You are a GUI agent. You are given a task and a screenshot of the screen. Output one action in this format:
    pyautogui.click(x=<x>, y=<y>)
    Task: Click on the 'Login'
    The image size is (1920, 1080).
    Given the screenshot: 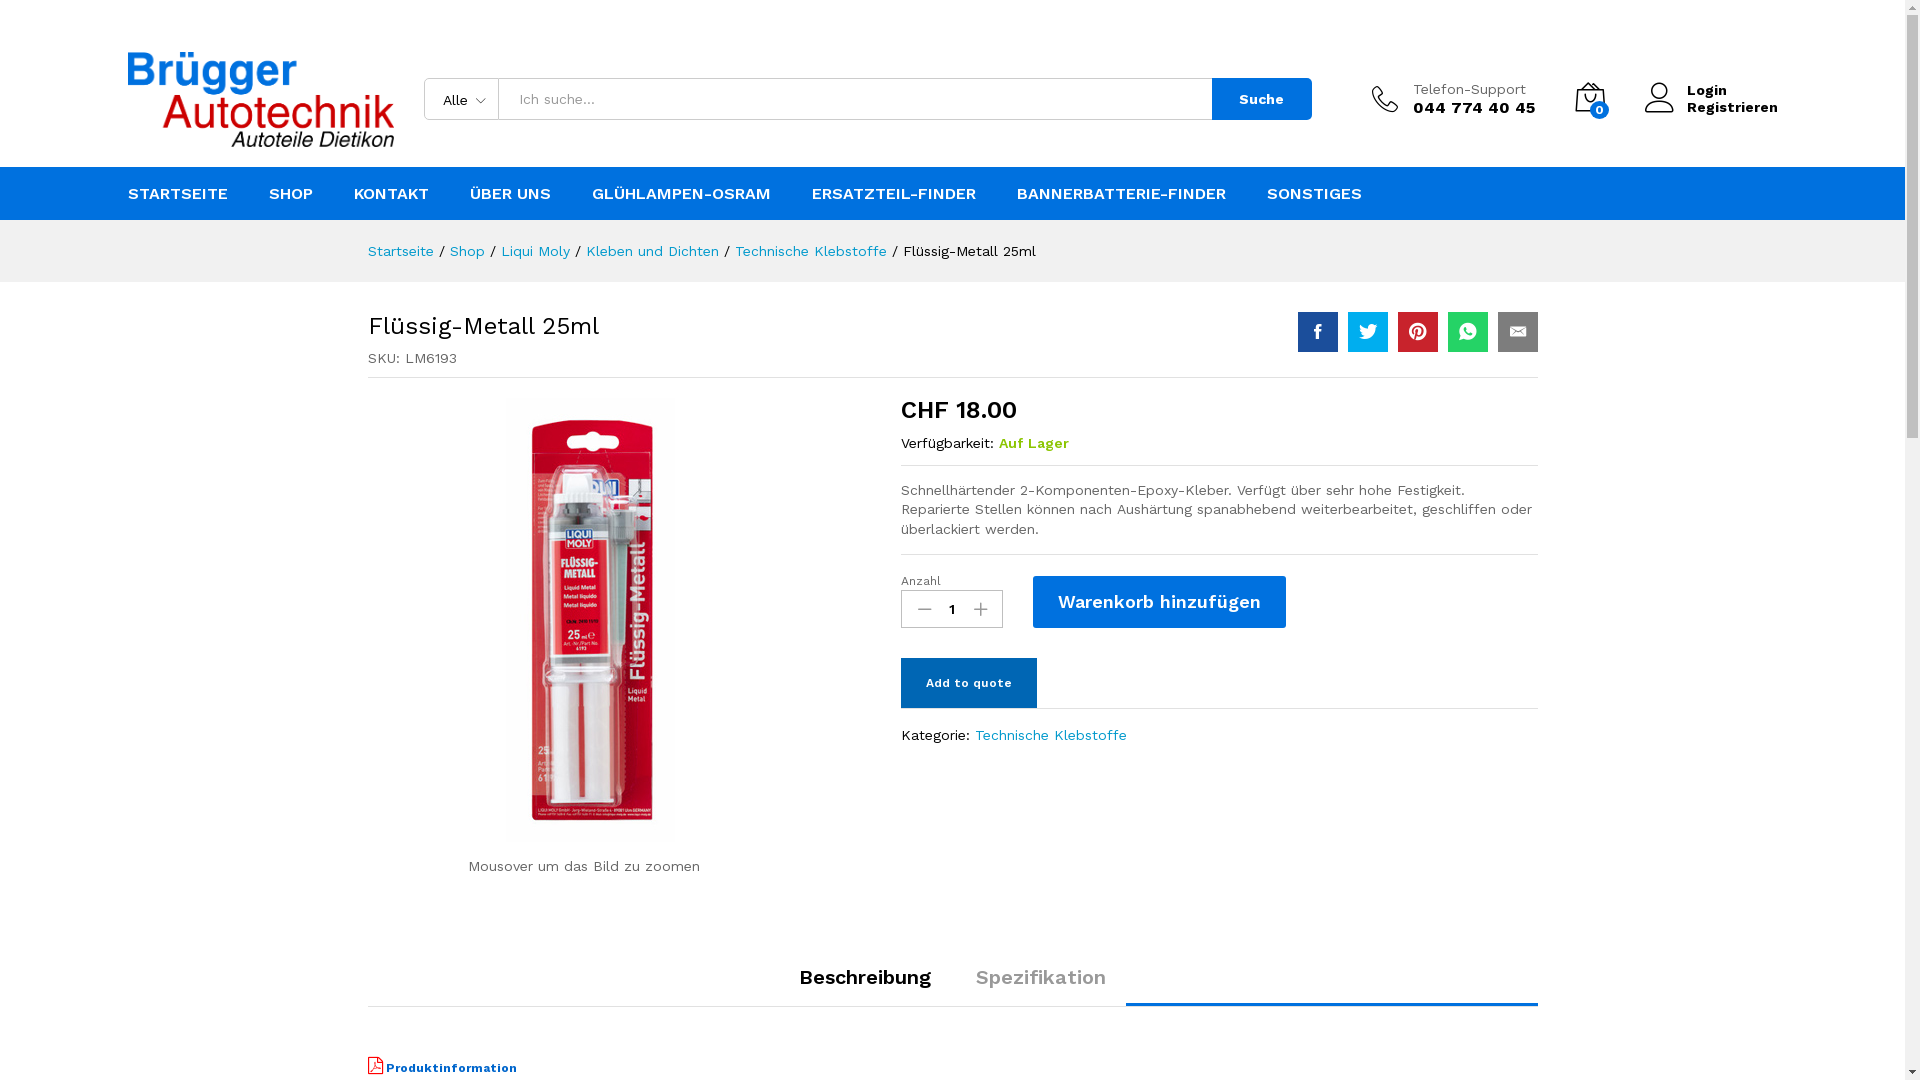 What is the action you would take?
    pyautogui.click(x=1709, y=90)
    